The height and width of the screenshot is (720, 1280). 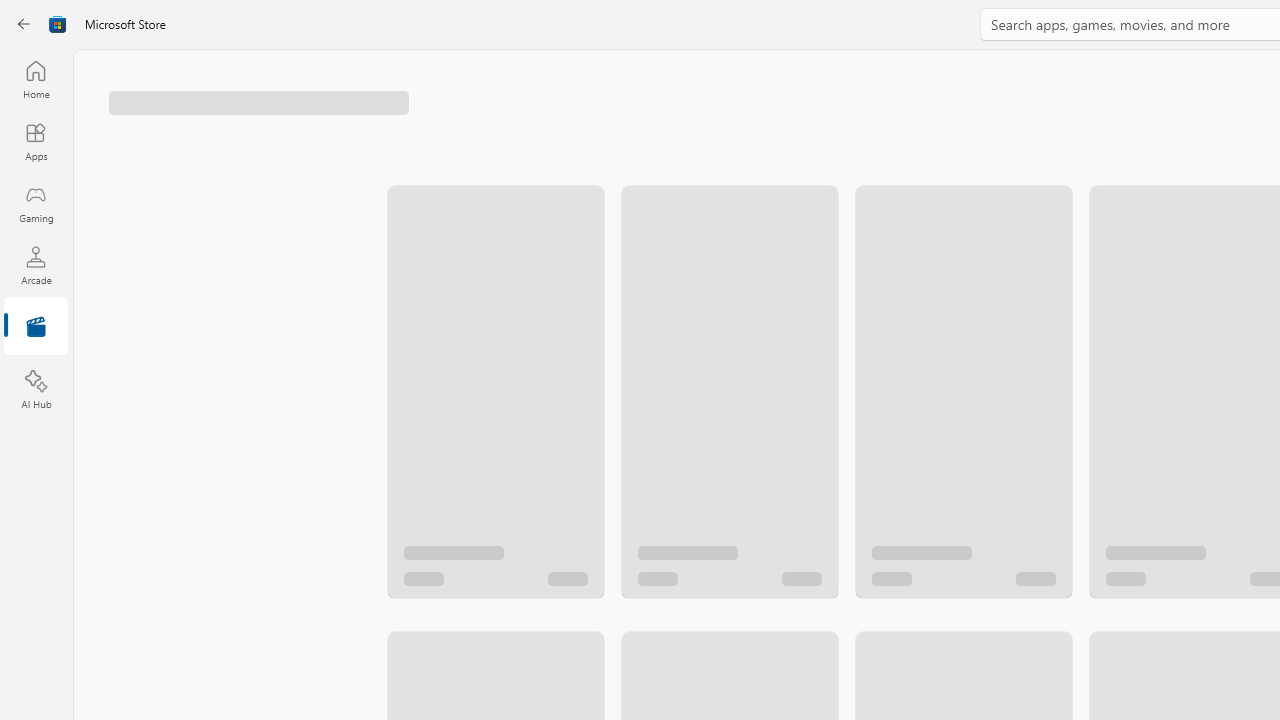 I want to click on 'AI Hub', so click(x=35, y=390).